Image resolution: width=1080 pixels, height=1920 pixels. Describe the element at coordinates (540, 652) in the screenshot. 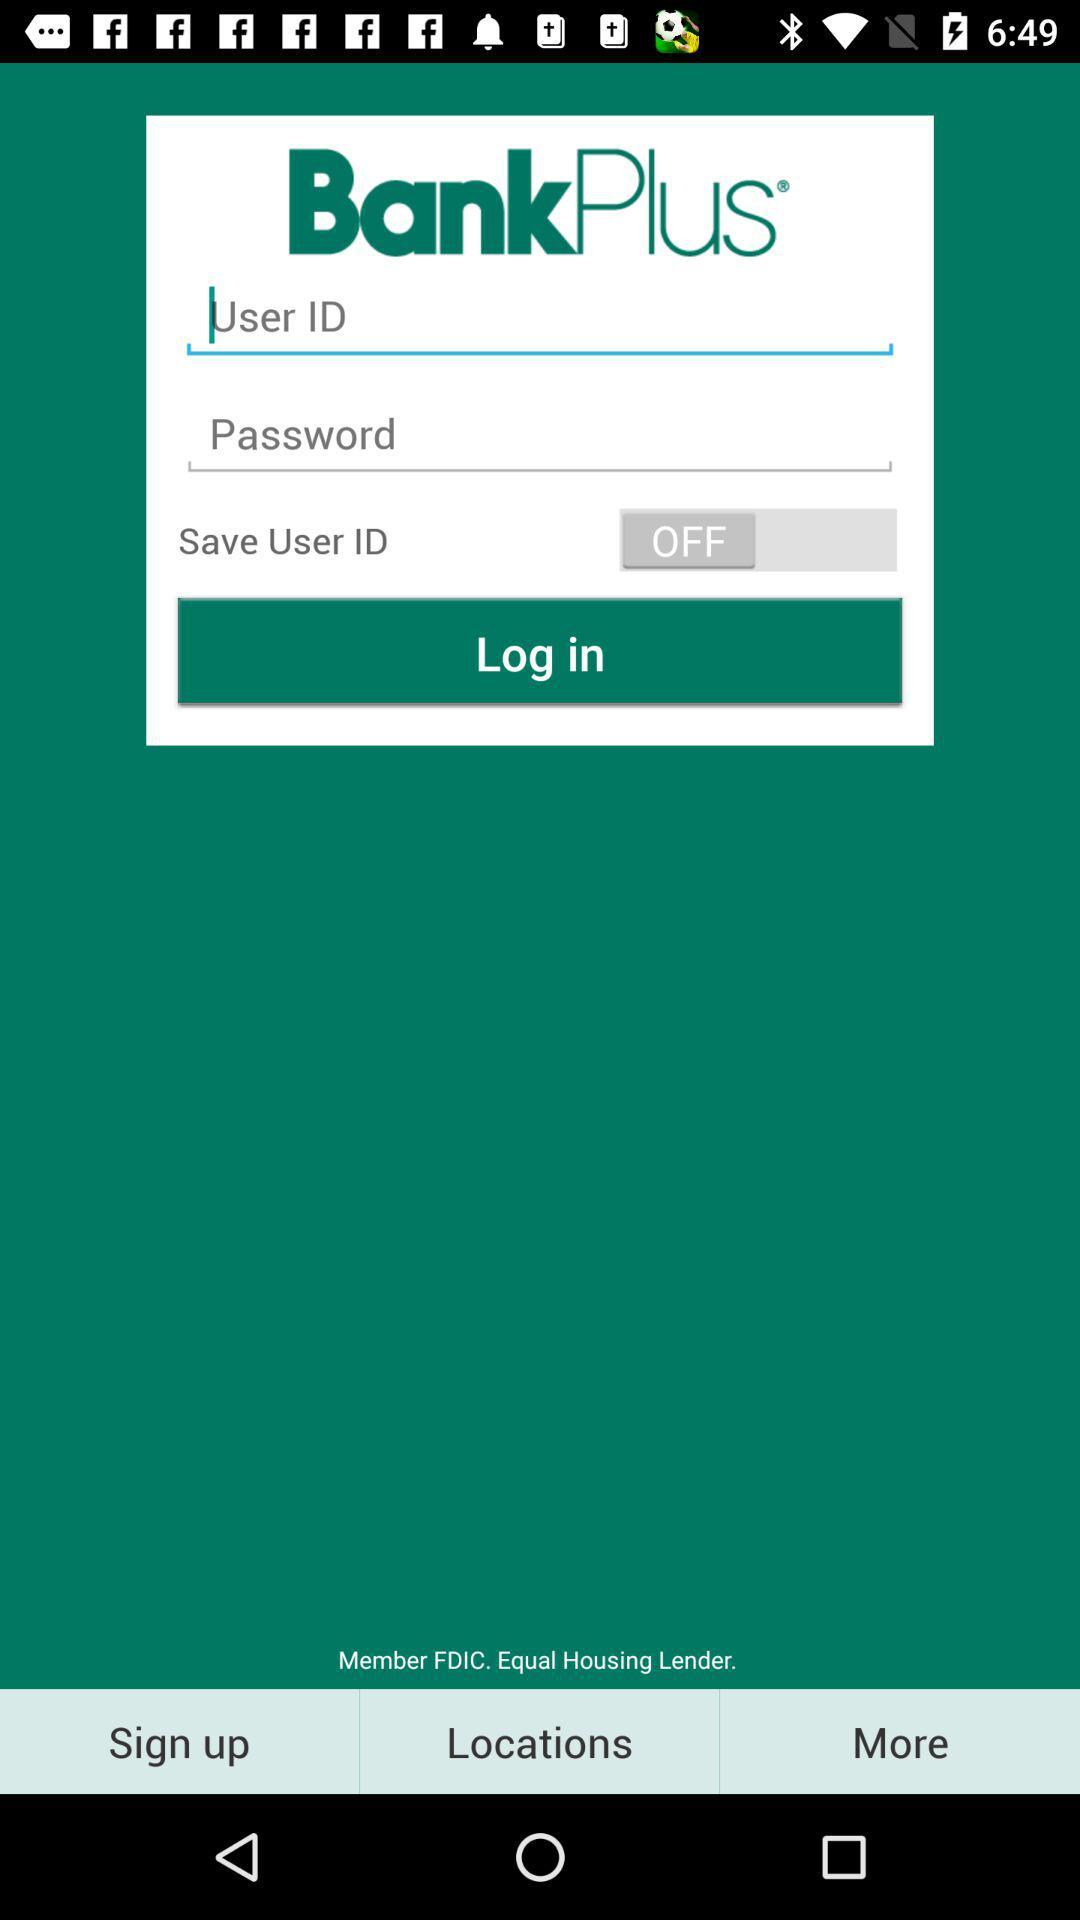

I see `icon at the center` at that location.